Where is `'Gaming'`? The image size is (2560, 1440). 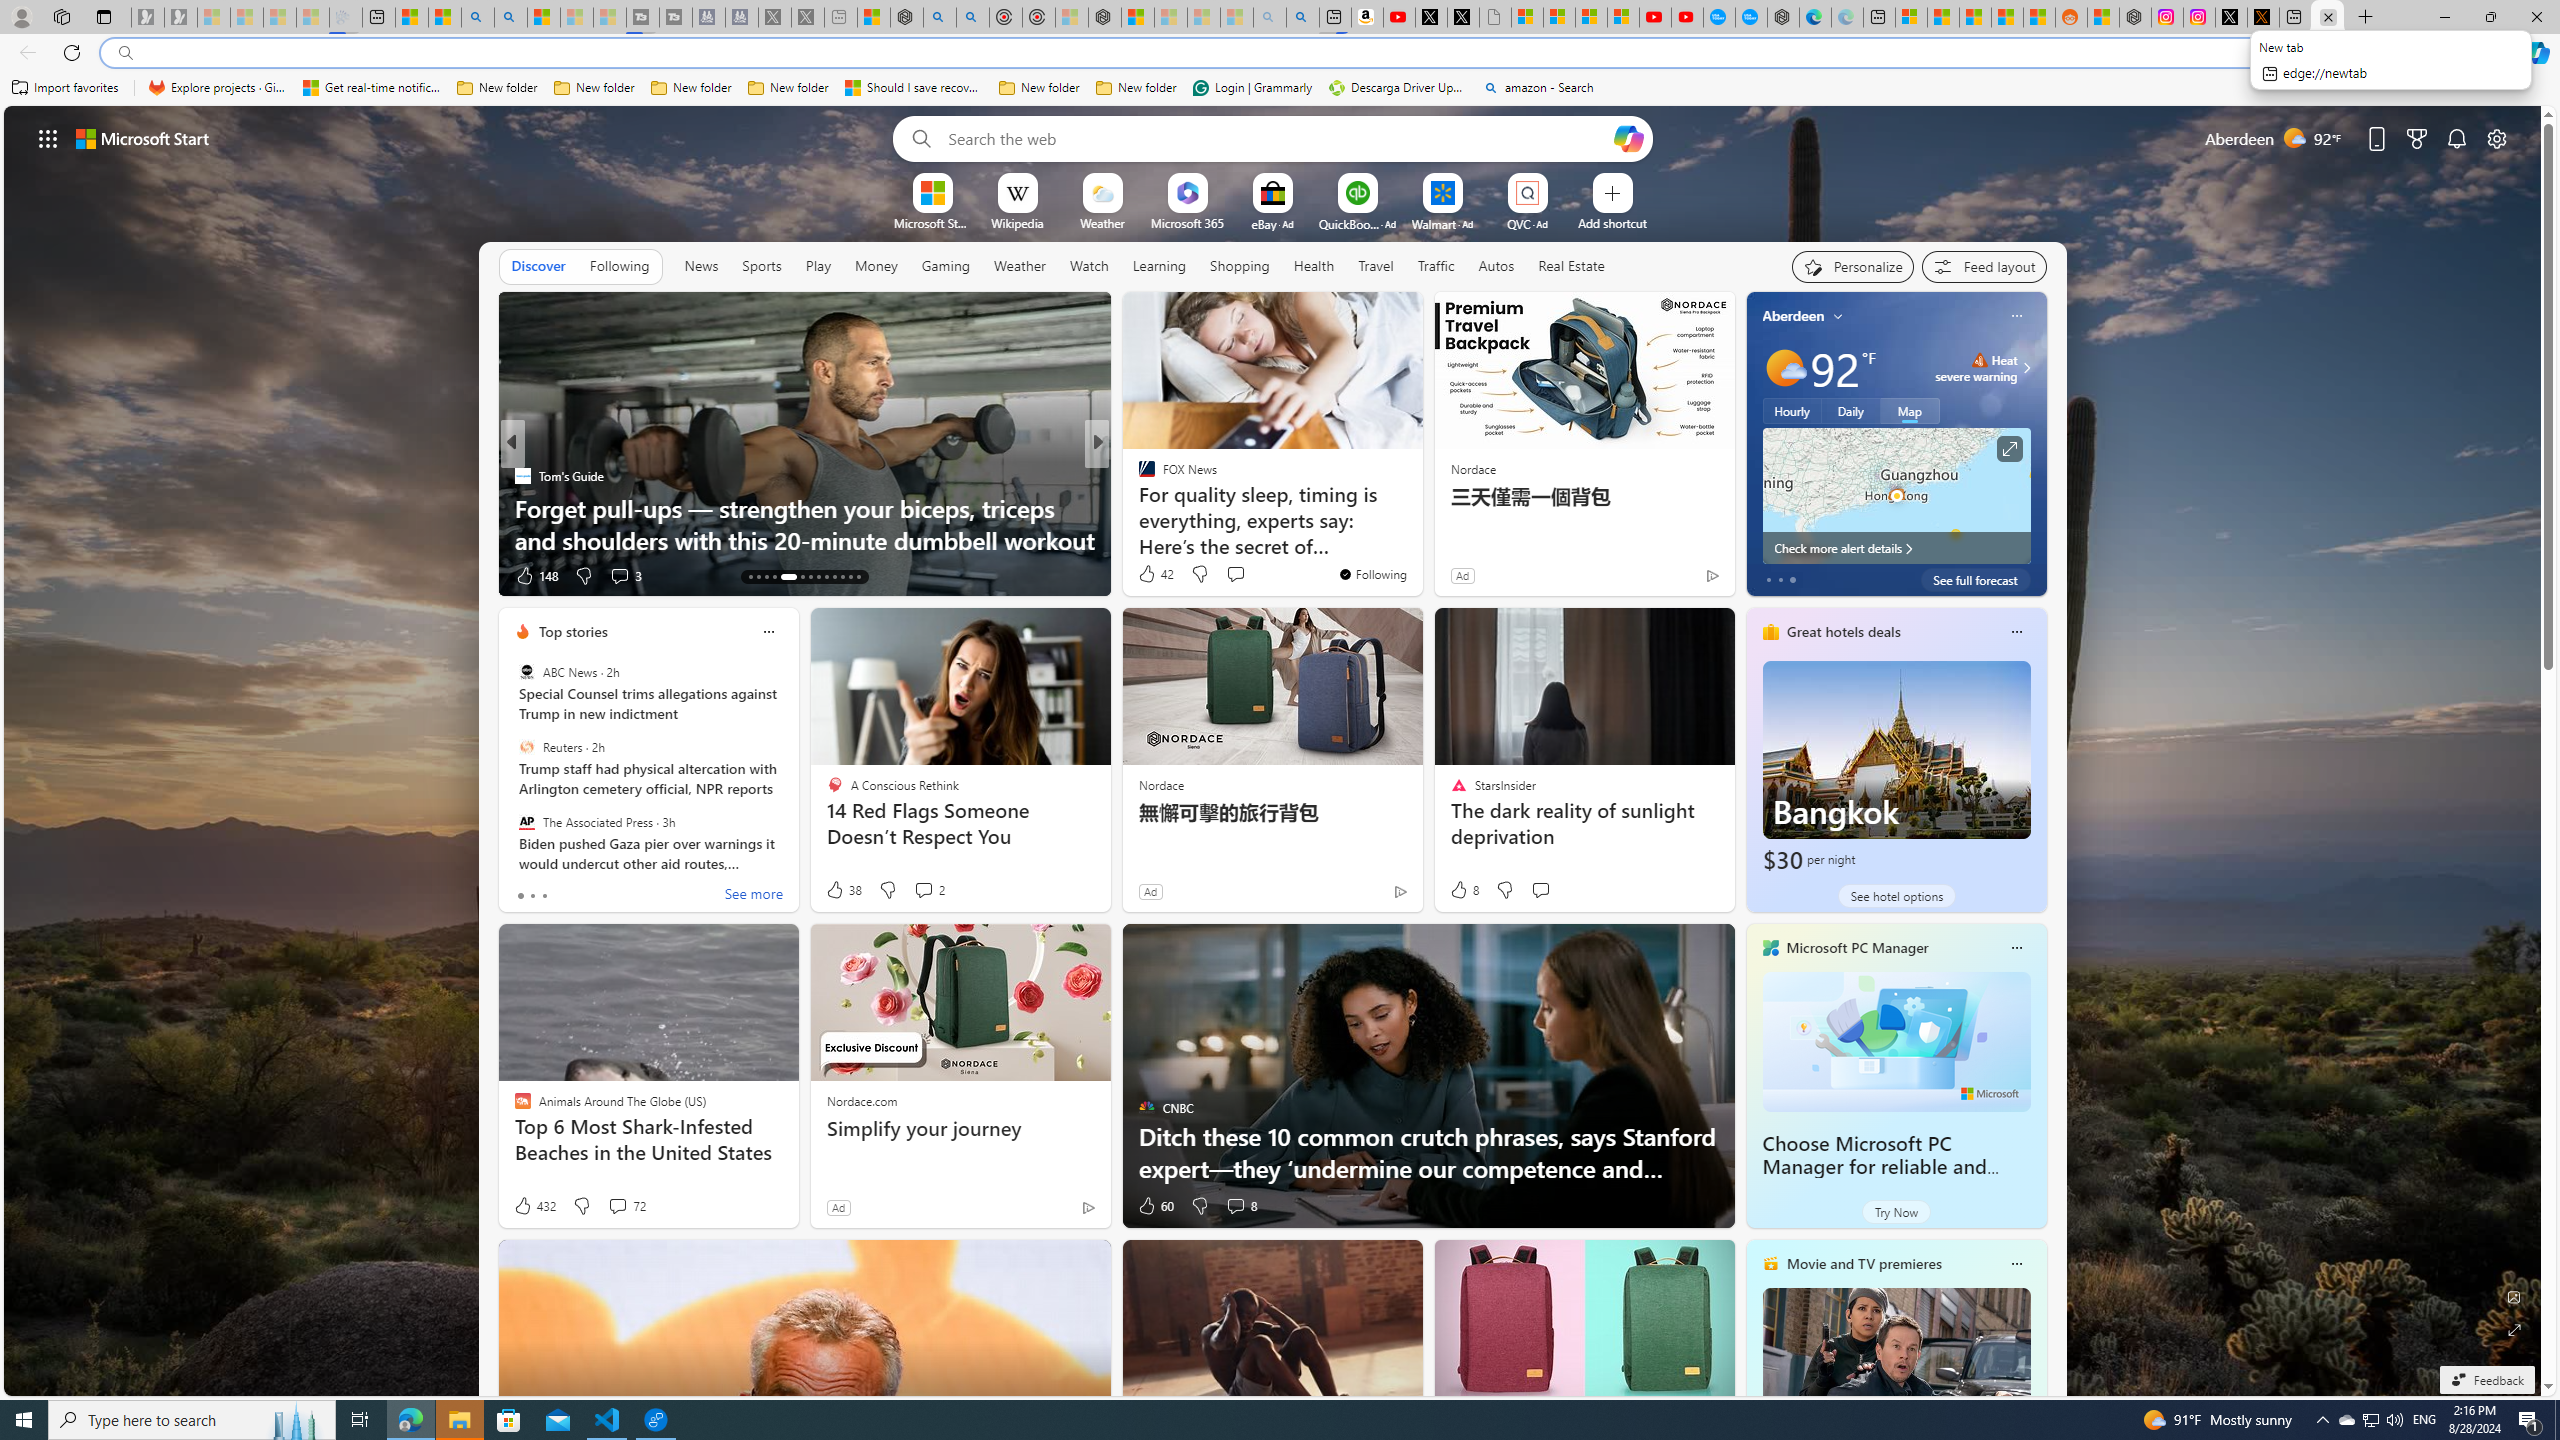
'Gaming' is located at coordinates (945, 265).